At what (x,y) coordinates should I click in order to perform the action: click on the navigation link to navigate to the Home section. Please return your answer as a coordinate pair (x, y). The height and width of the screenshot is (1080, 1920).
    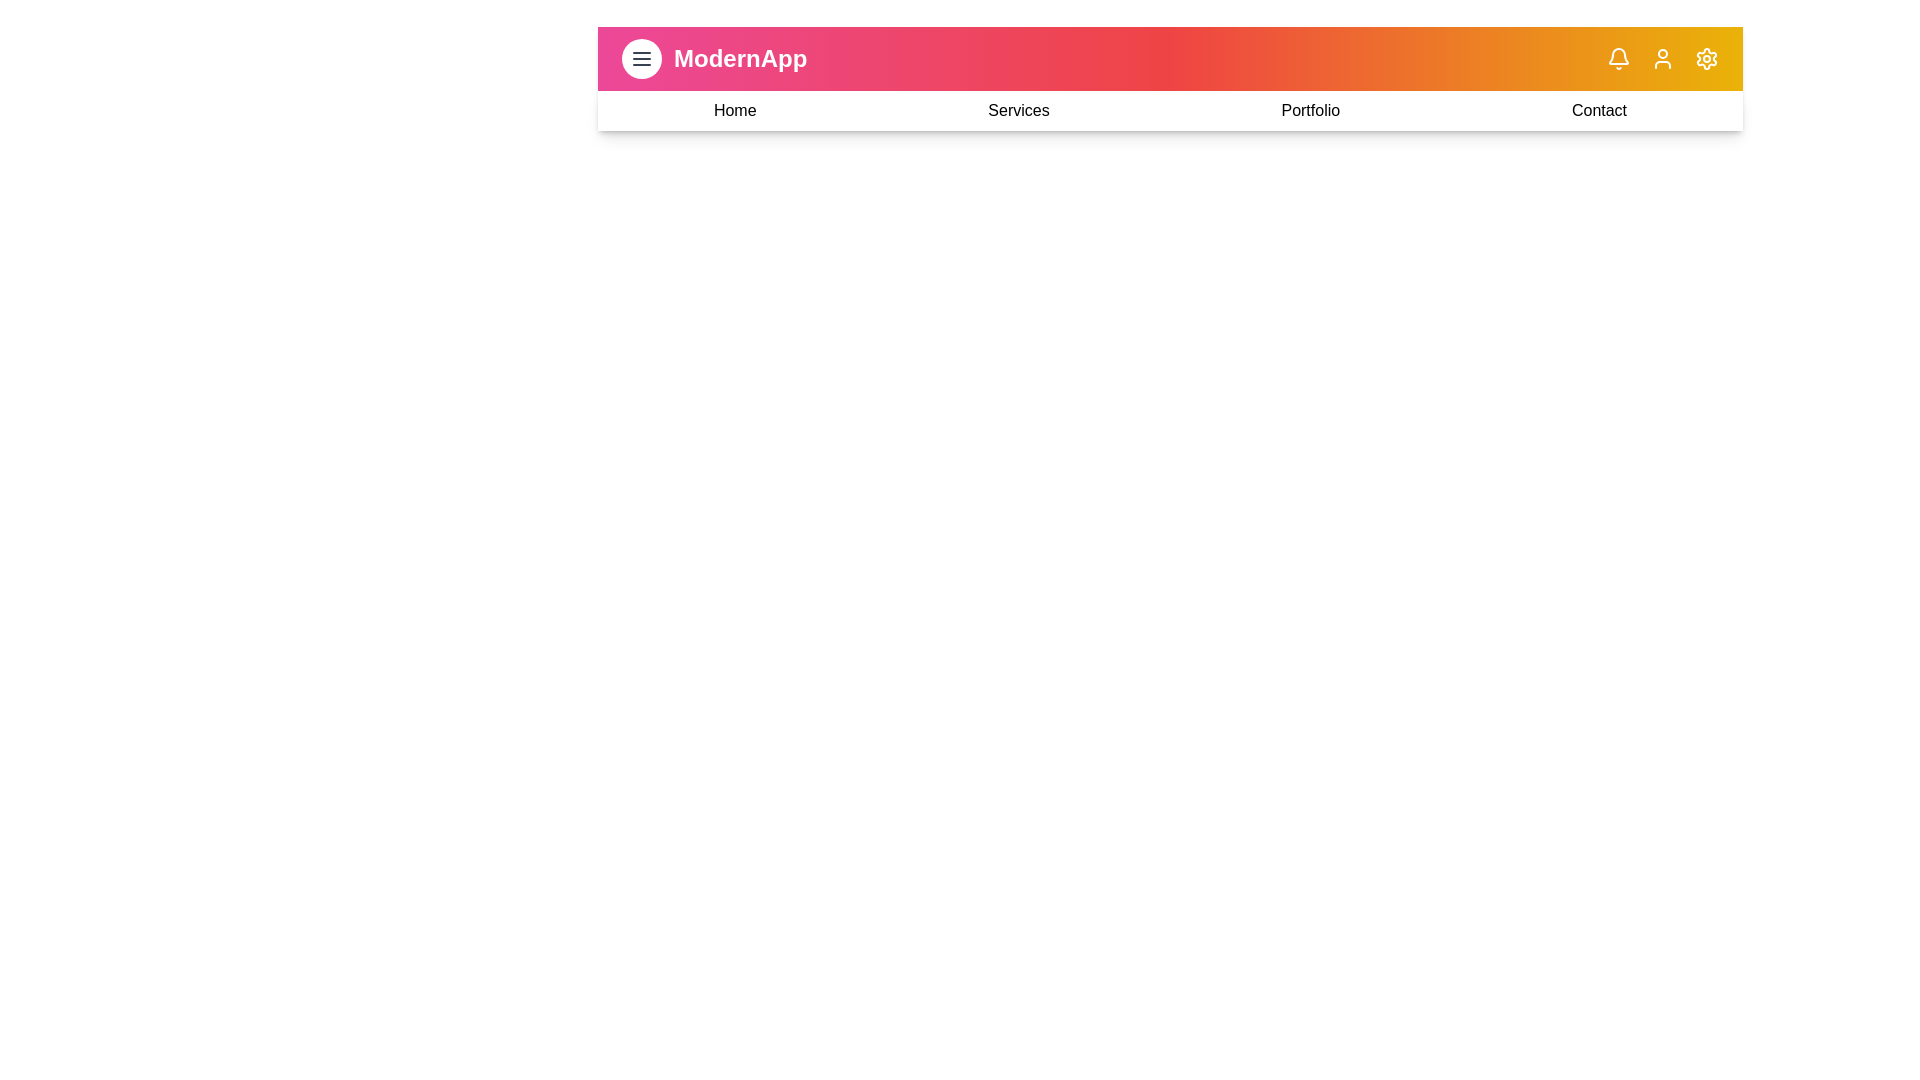
    Looking at the image, I should click on (733, 111).